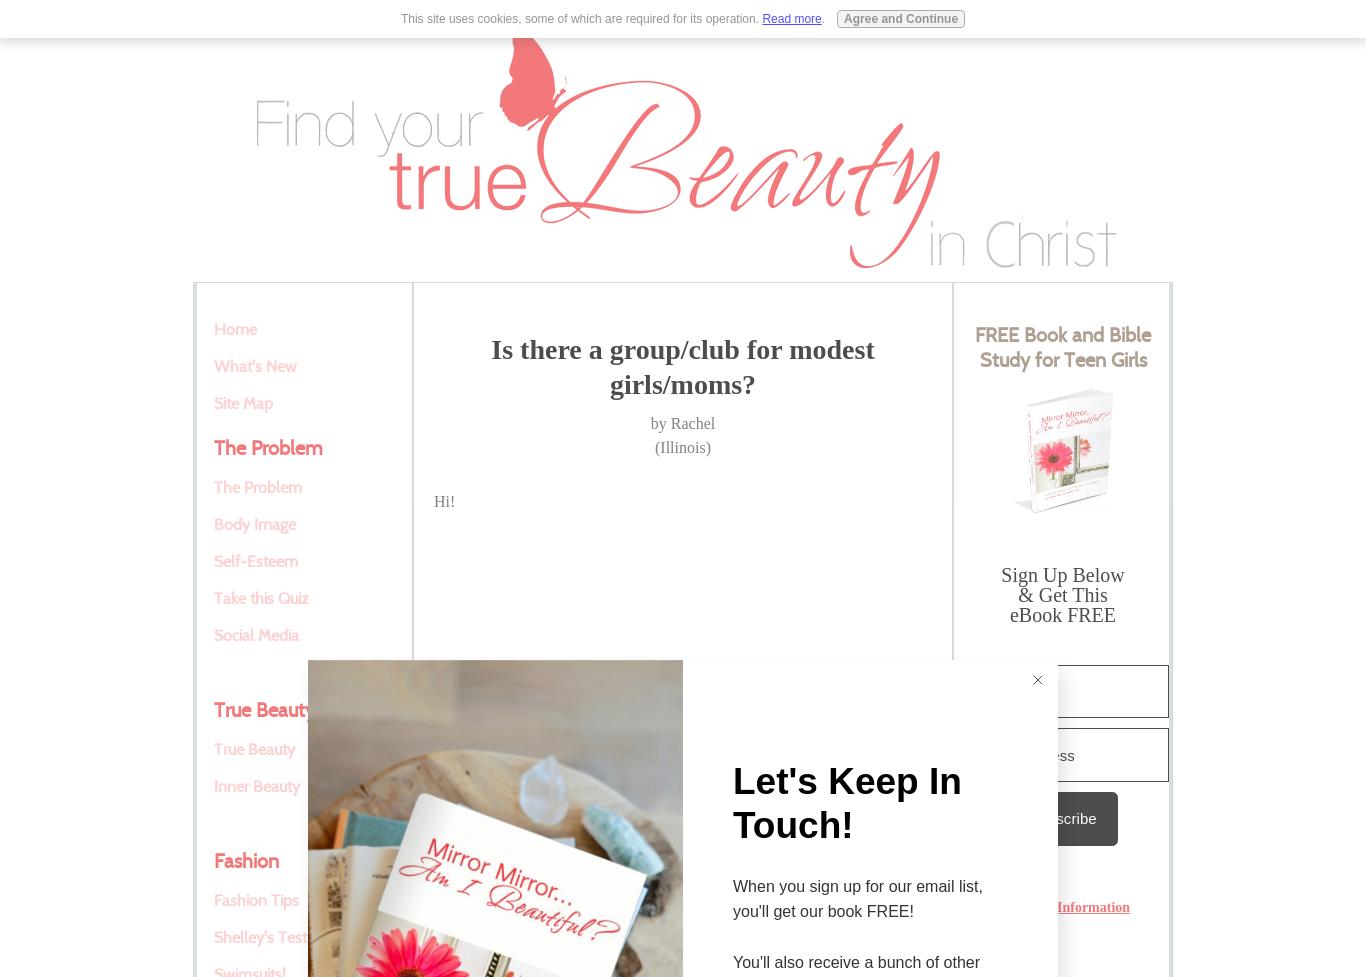 The image size is (1366, 977). I want to click on '(Illinois)', so click(683, 447).